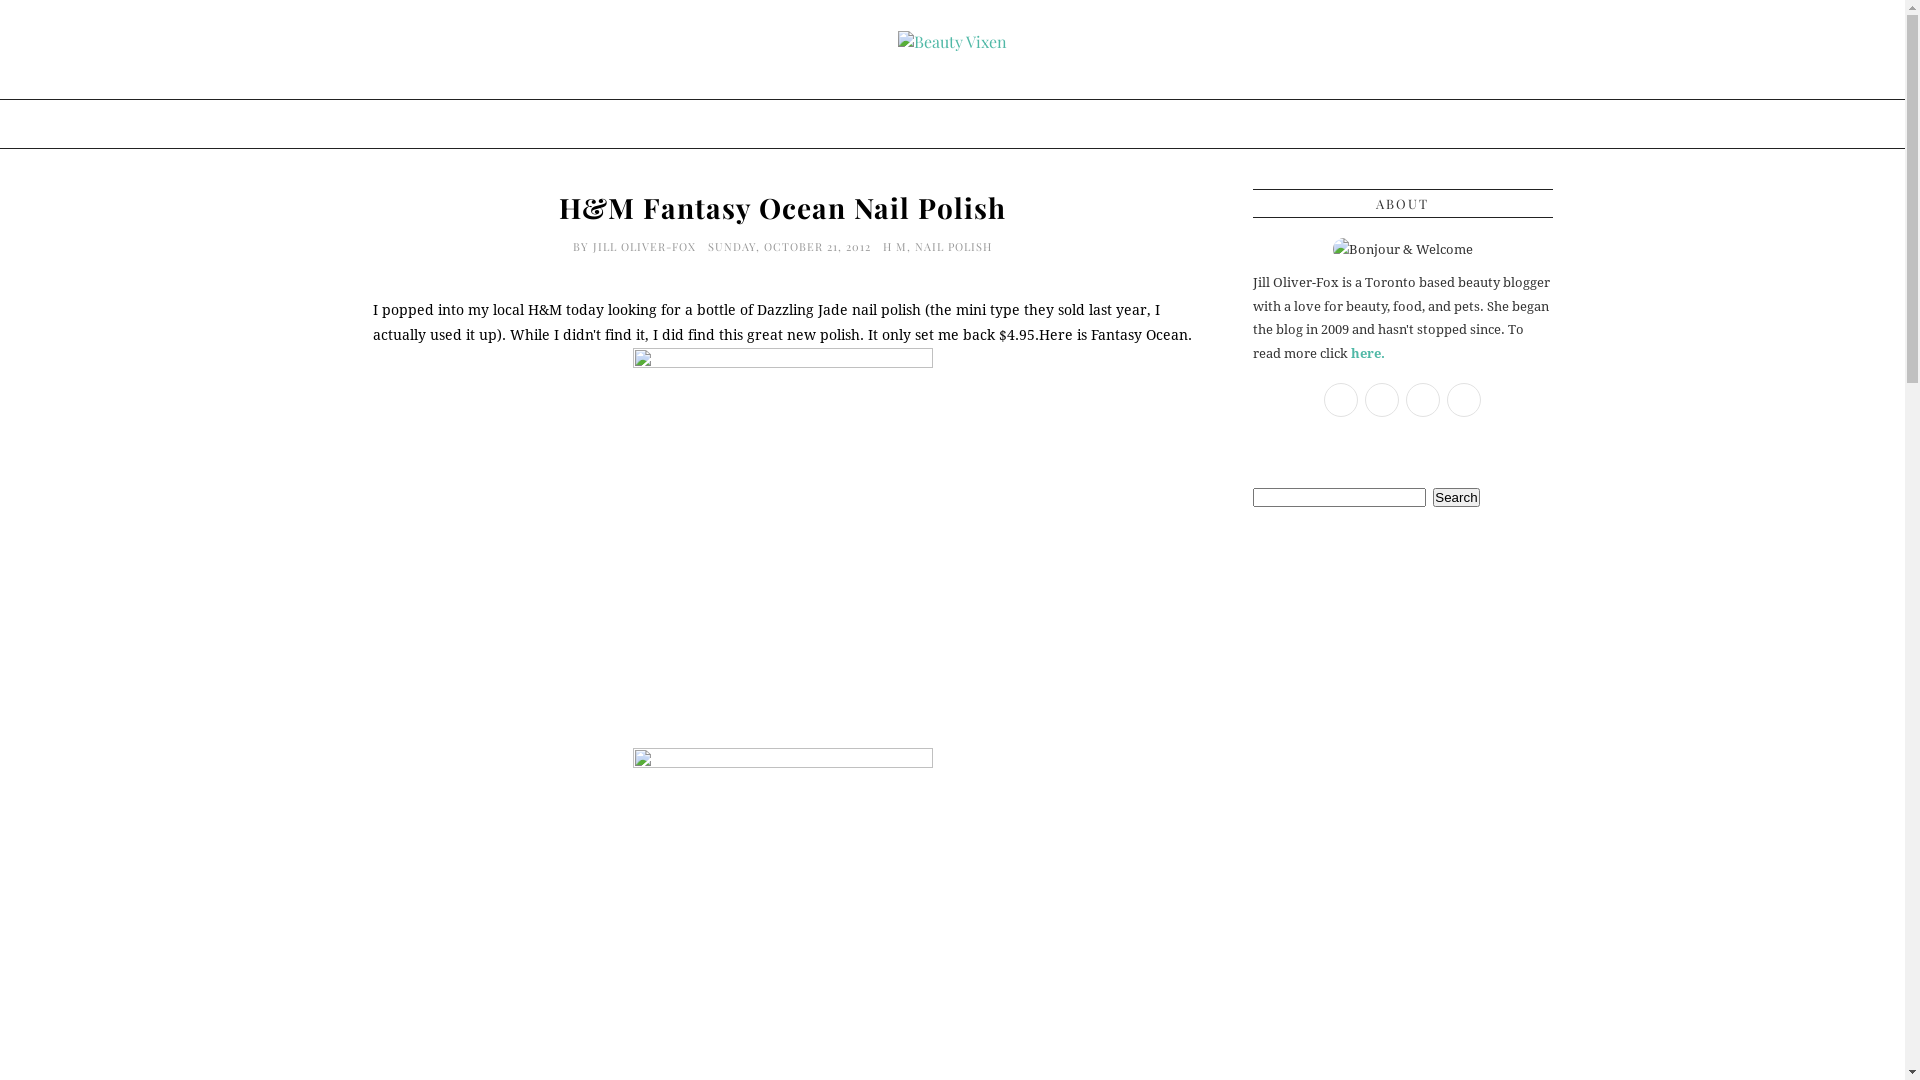 This screenshot has width=1920, height=1080. I want to click on 'H M', so click(893, 245).